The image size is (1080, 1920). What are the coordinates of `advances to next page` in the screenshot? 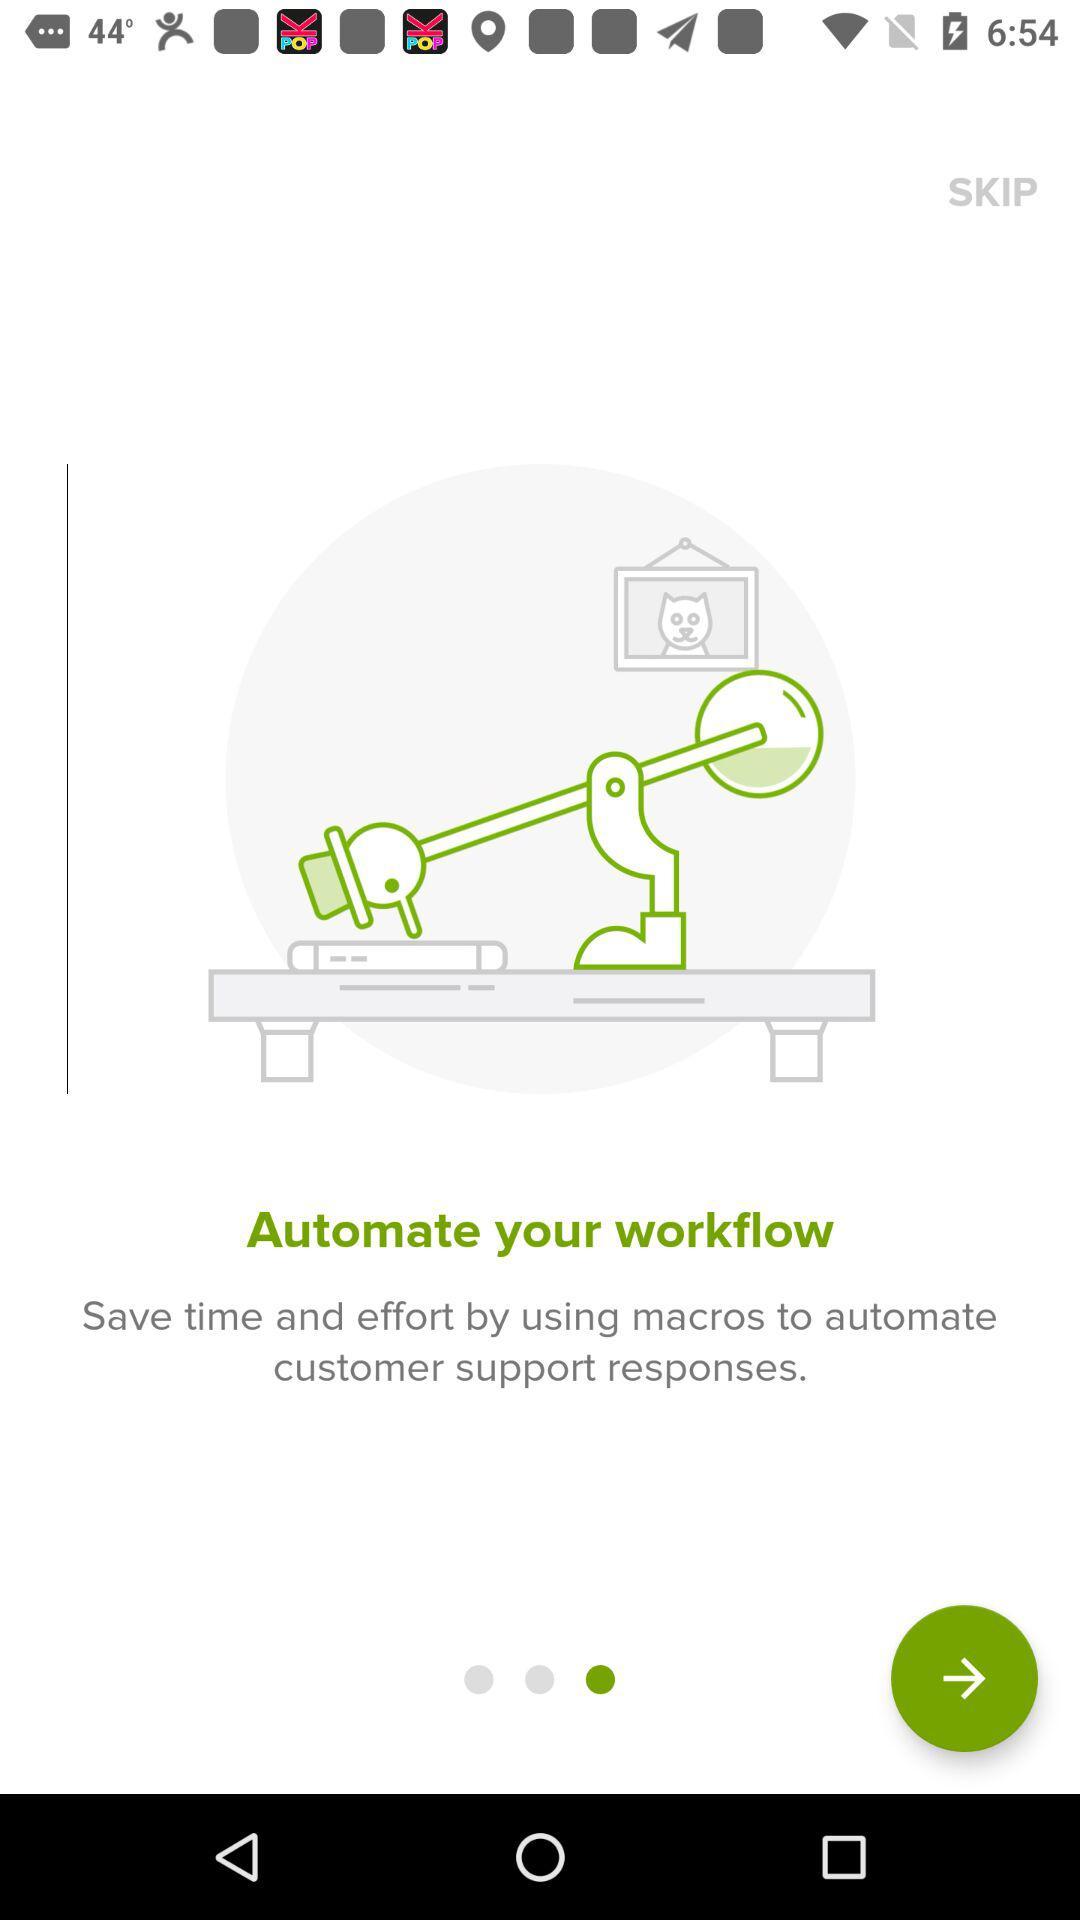 It's located at (963, 1678).